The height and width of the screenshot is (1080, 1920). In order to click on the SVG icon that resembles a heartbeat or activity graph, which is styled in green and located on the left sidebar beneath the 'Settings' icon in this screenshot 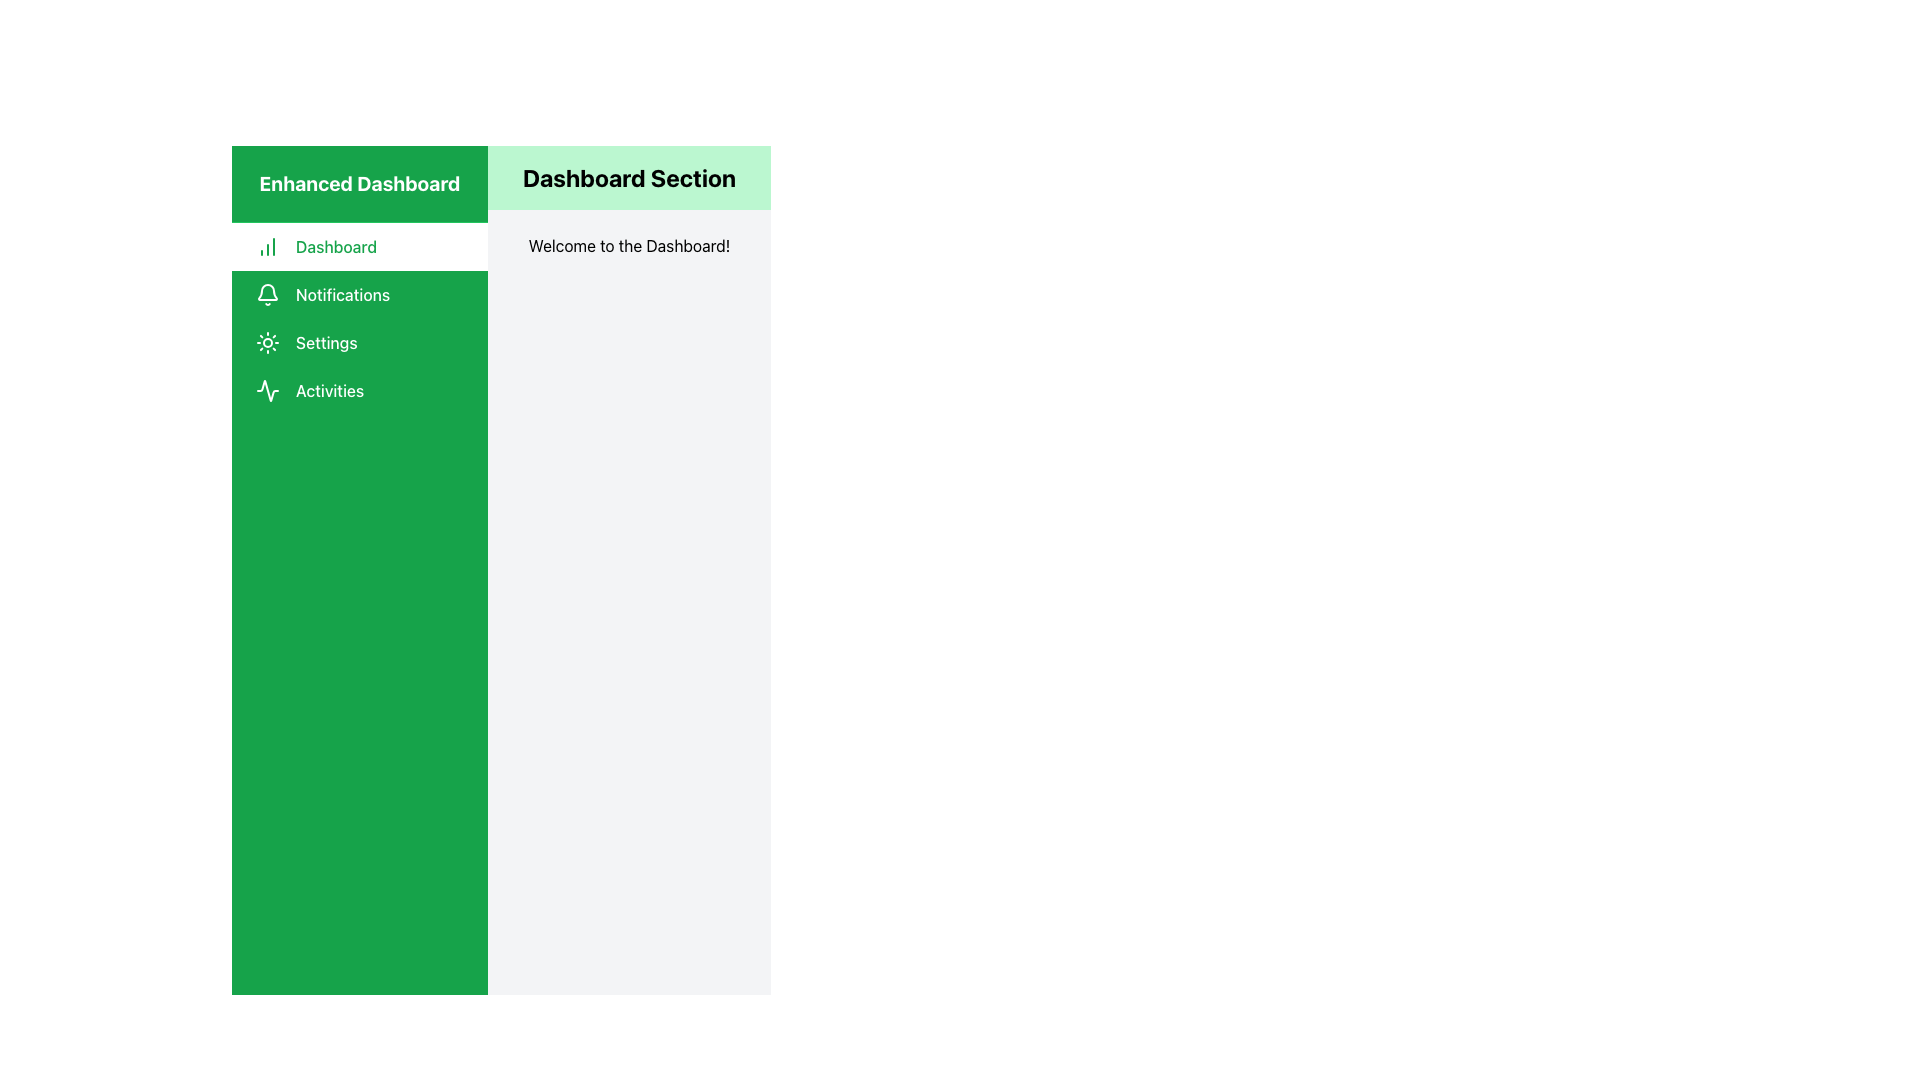, I will do `click(267, 390)`.